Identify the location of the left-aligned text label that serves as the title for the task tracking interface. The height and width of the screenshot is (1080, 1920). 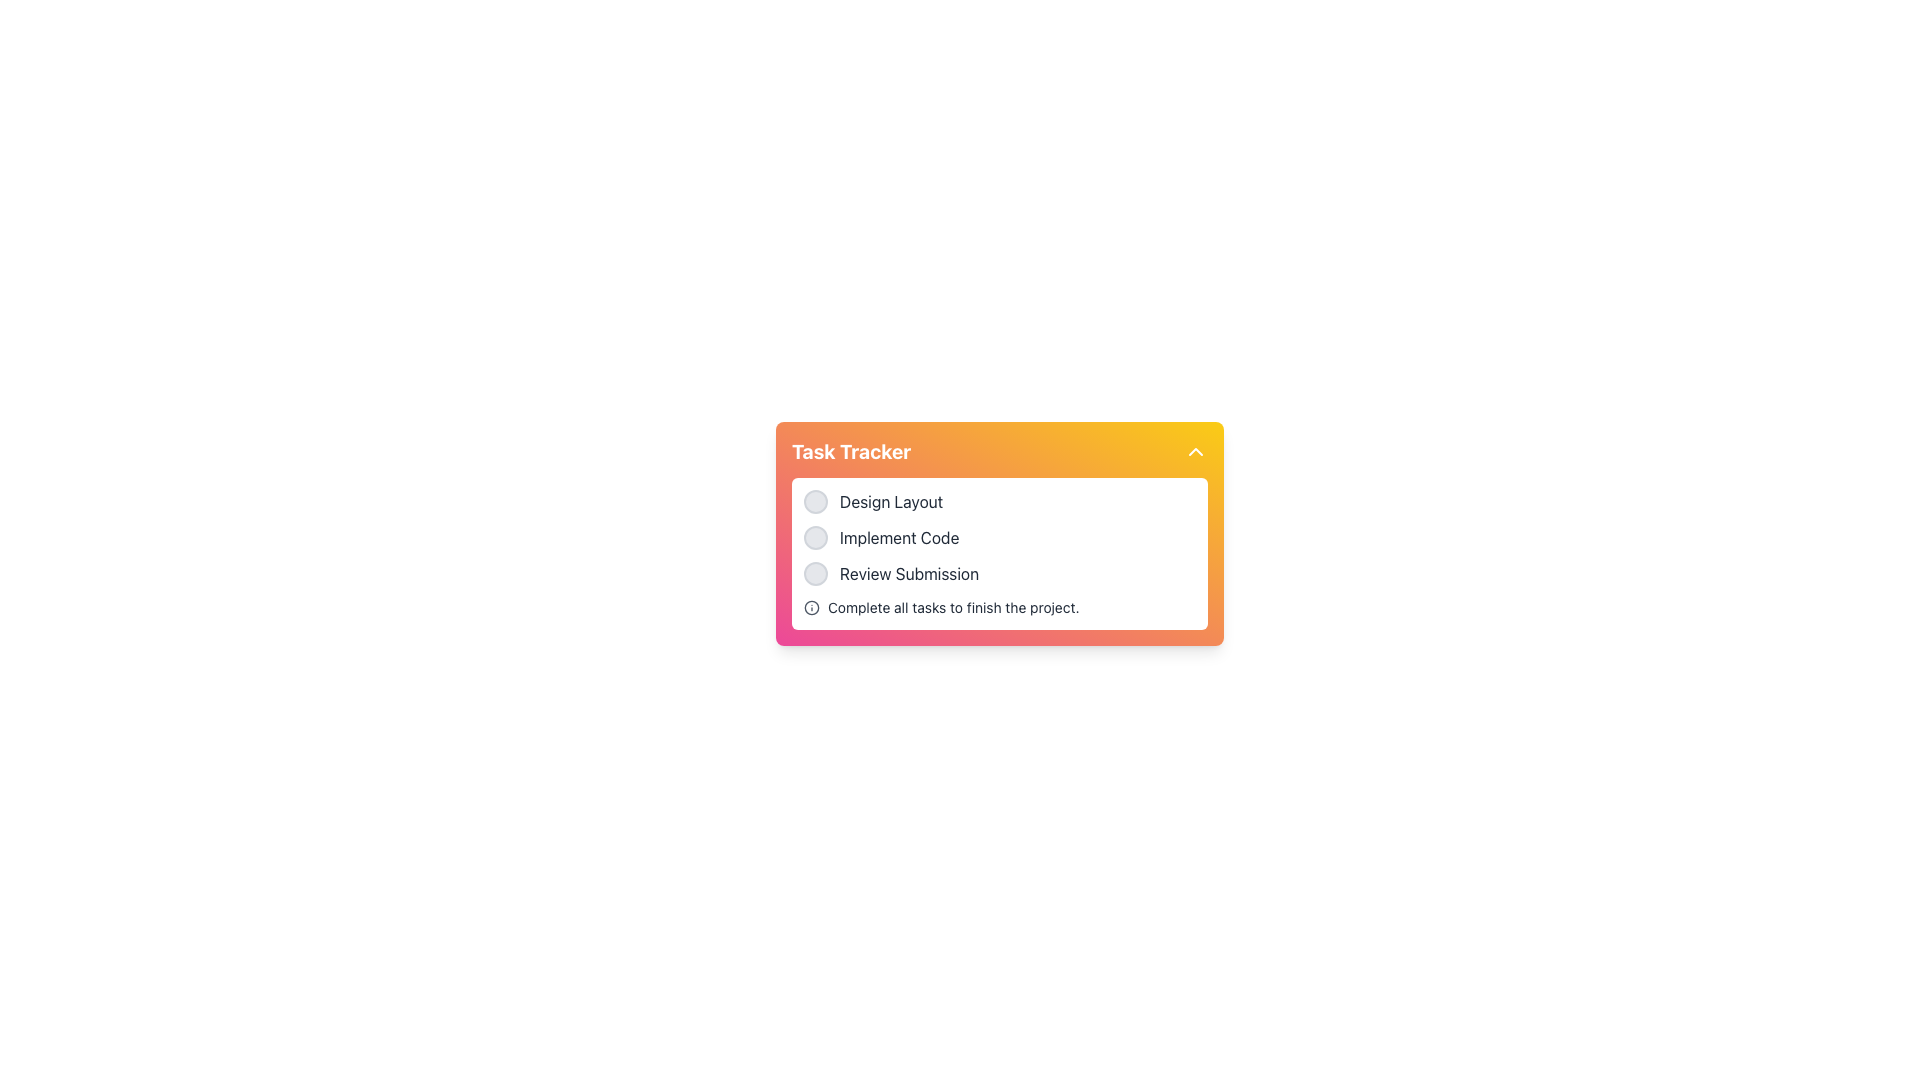
(851, 451).